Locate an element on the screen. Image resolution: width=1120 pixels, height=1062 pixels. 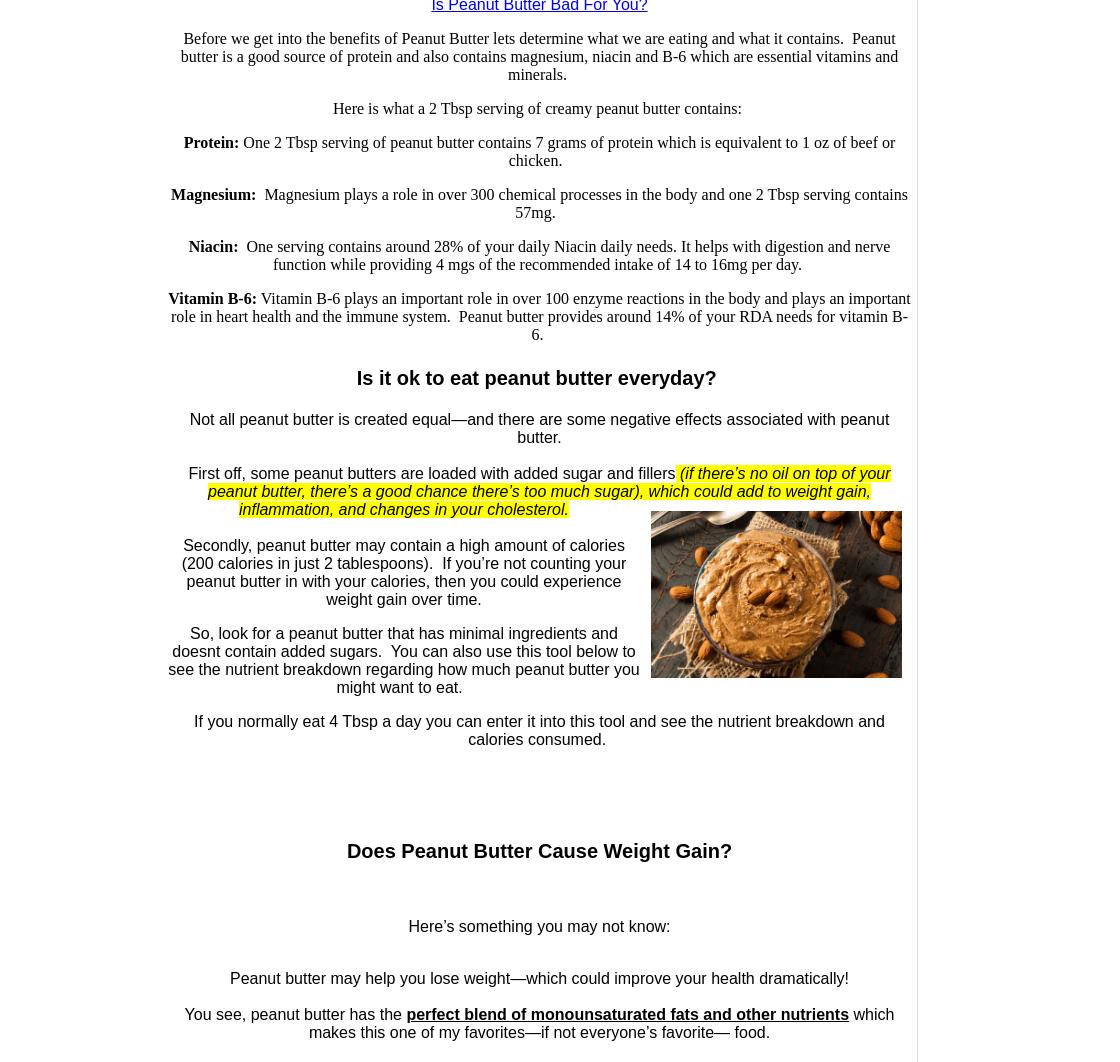
'Here is what a 2 Tbsp serving of creamy peanut butter contains:' is located at coordinates (538, 108).